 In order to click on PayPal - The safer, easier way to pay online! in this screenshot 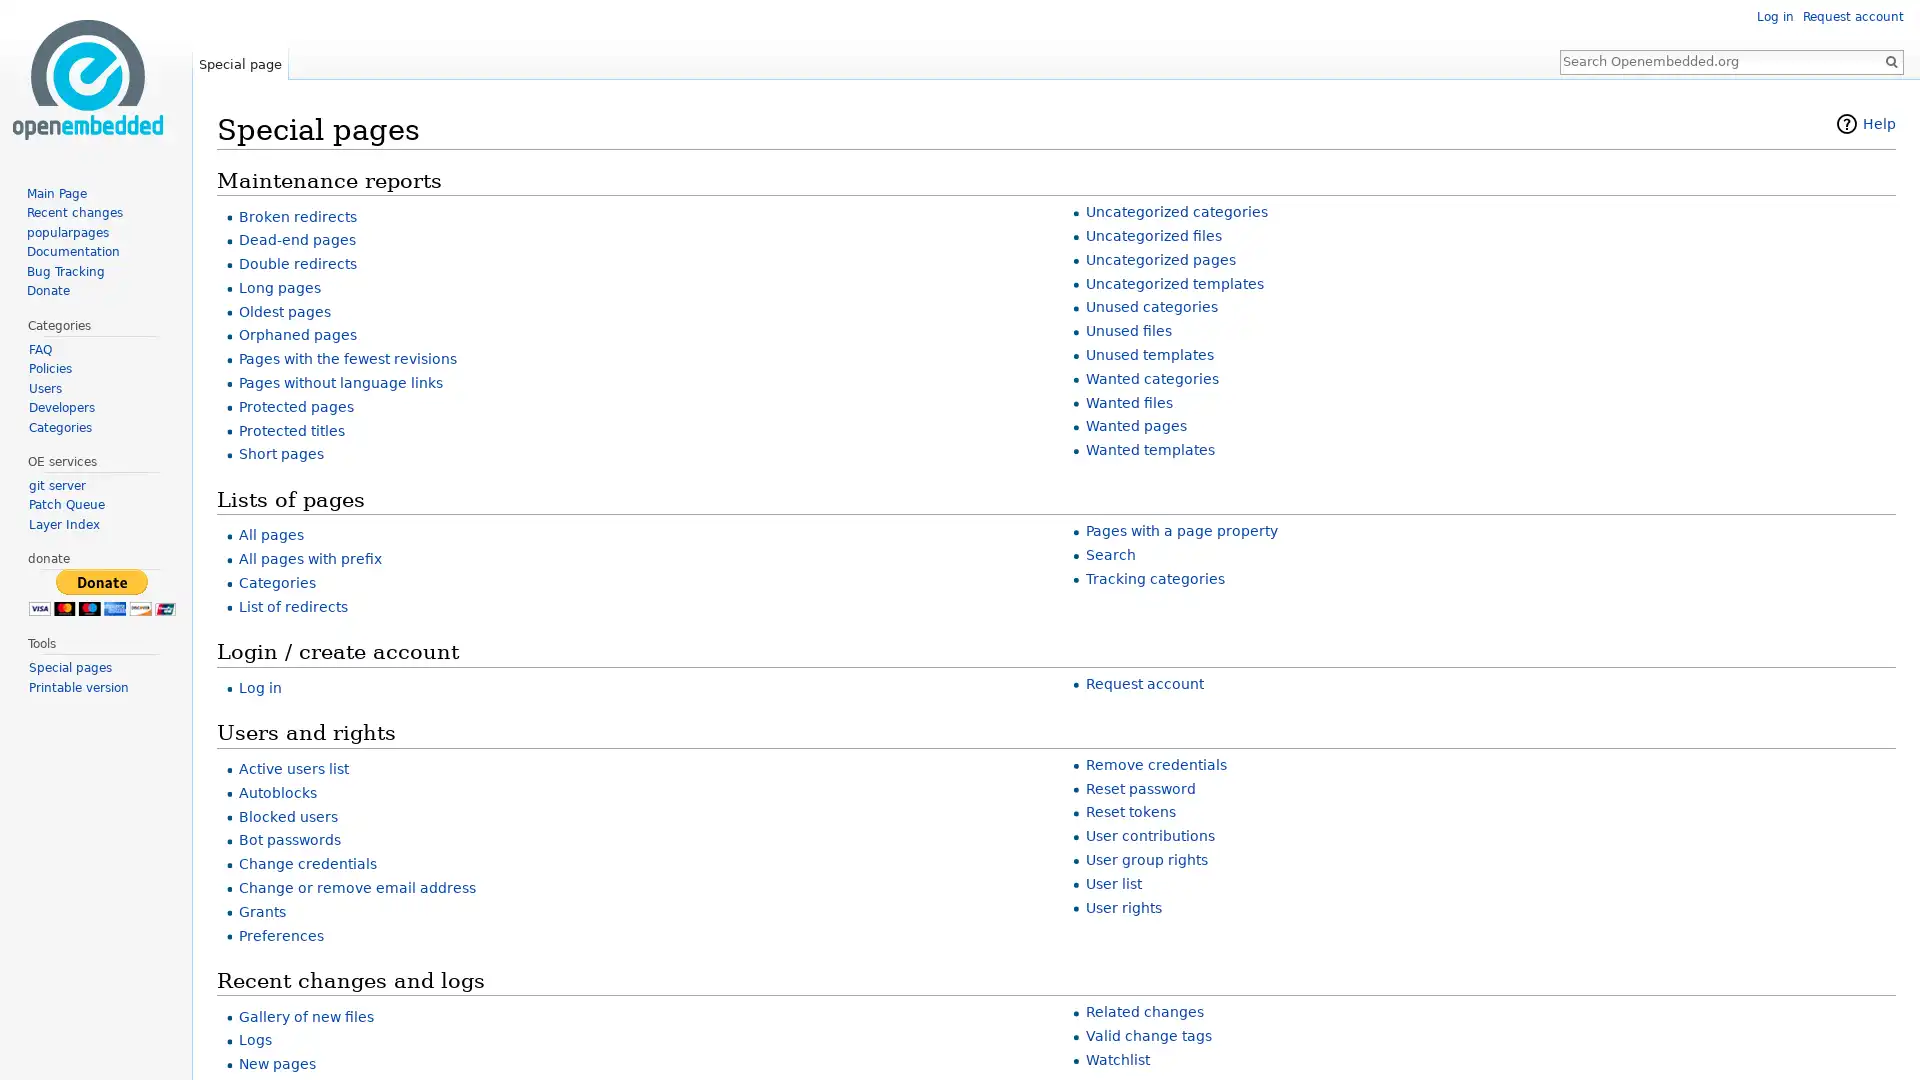, I will do `click(100, 591)`.